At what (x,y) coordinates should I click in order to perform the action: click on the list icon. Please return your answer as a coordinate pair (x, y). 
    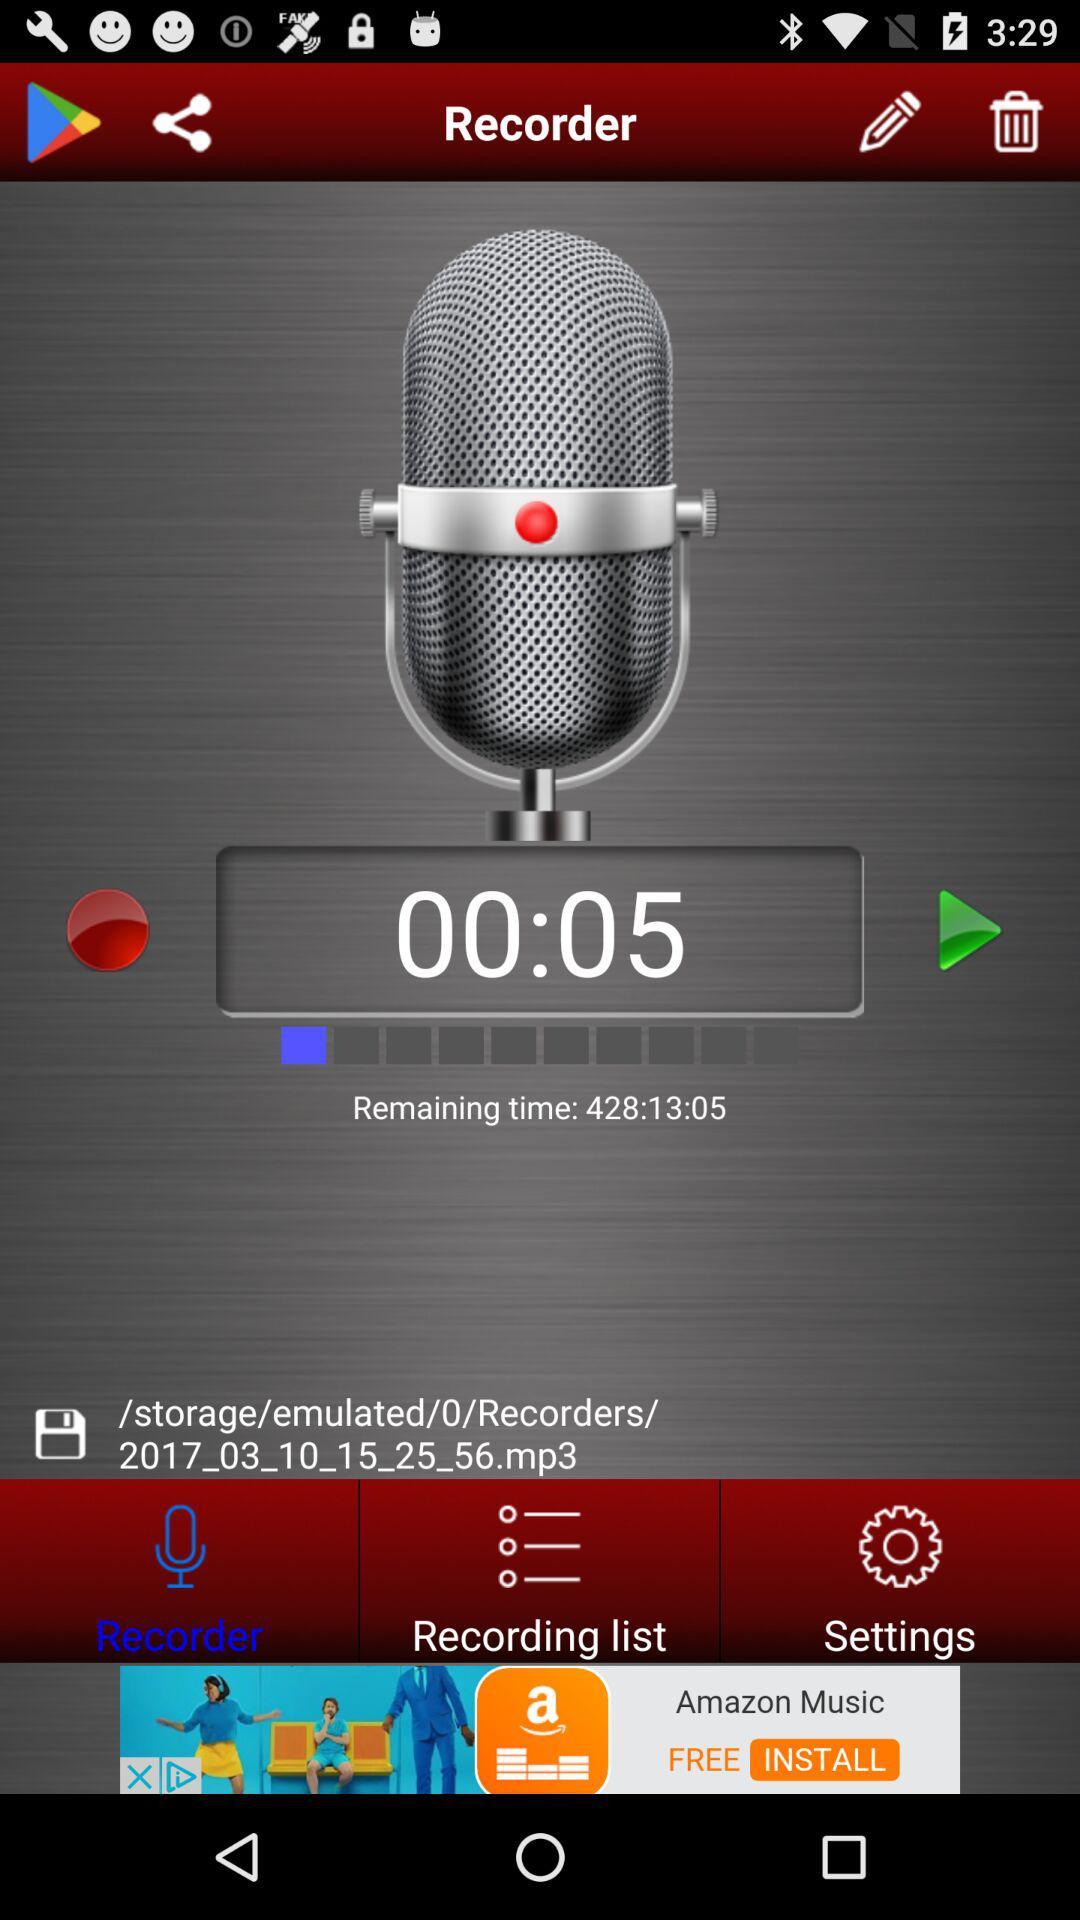
    Looking at the image, I should click on (538, 1680).